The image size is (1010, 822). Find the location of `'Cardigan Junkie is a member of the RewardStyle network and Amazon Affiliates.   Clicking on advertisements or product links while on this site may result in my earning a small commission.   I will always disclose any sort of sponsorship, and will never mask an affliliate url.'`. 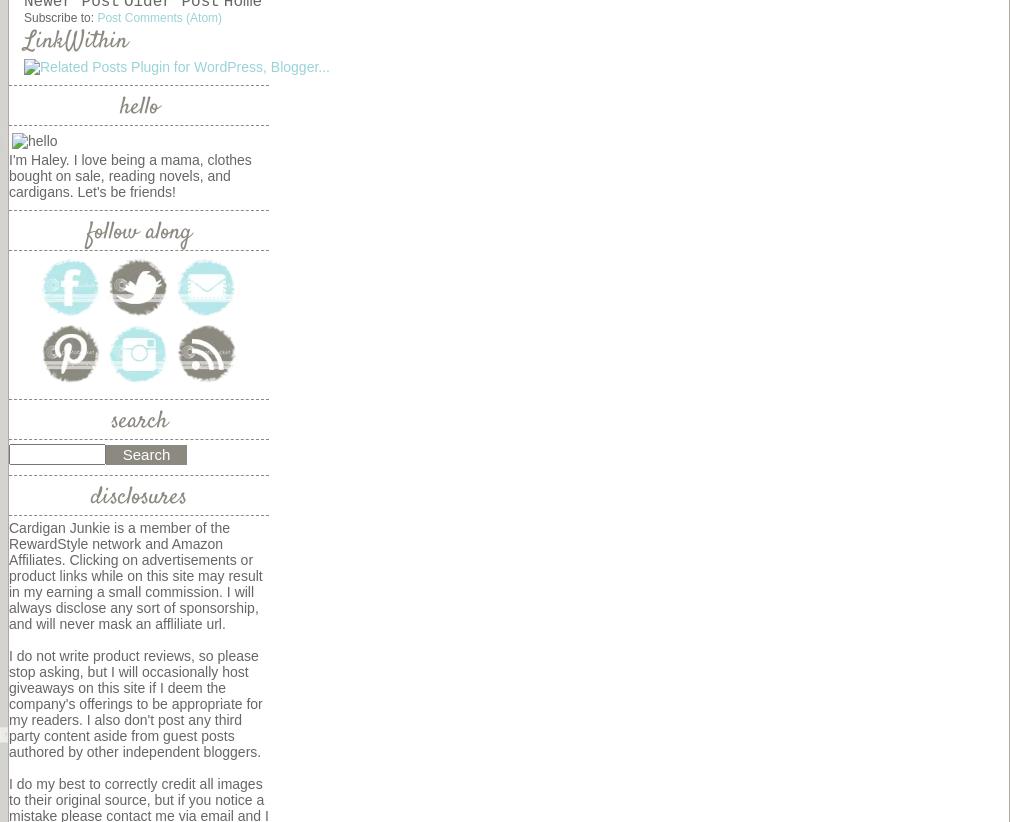

'Cardigan Junkie is a member of the RewardStyle network and Amazon Affiliates.   Clicking on advertisements or product links while on this site may result in my earning a small commission.   I will always disclose any sort of sponsorship, and will never mask an affliliate url.' is located at coordinates (134, 575).